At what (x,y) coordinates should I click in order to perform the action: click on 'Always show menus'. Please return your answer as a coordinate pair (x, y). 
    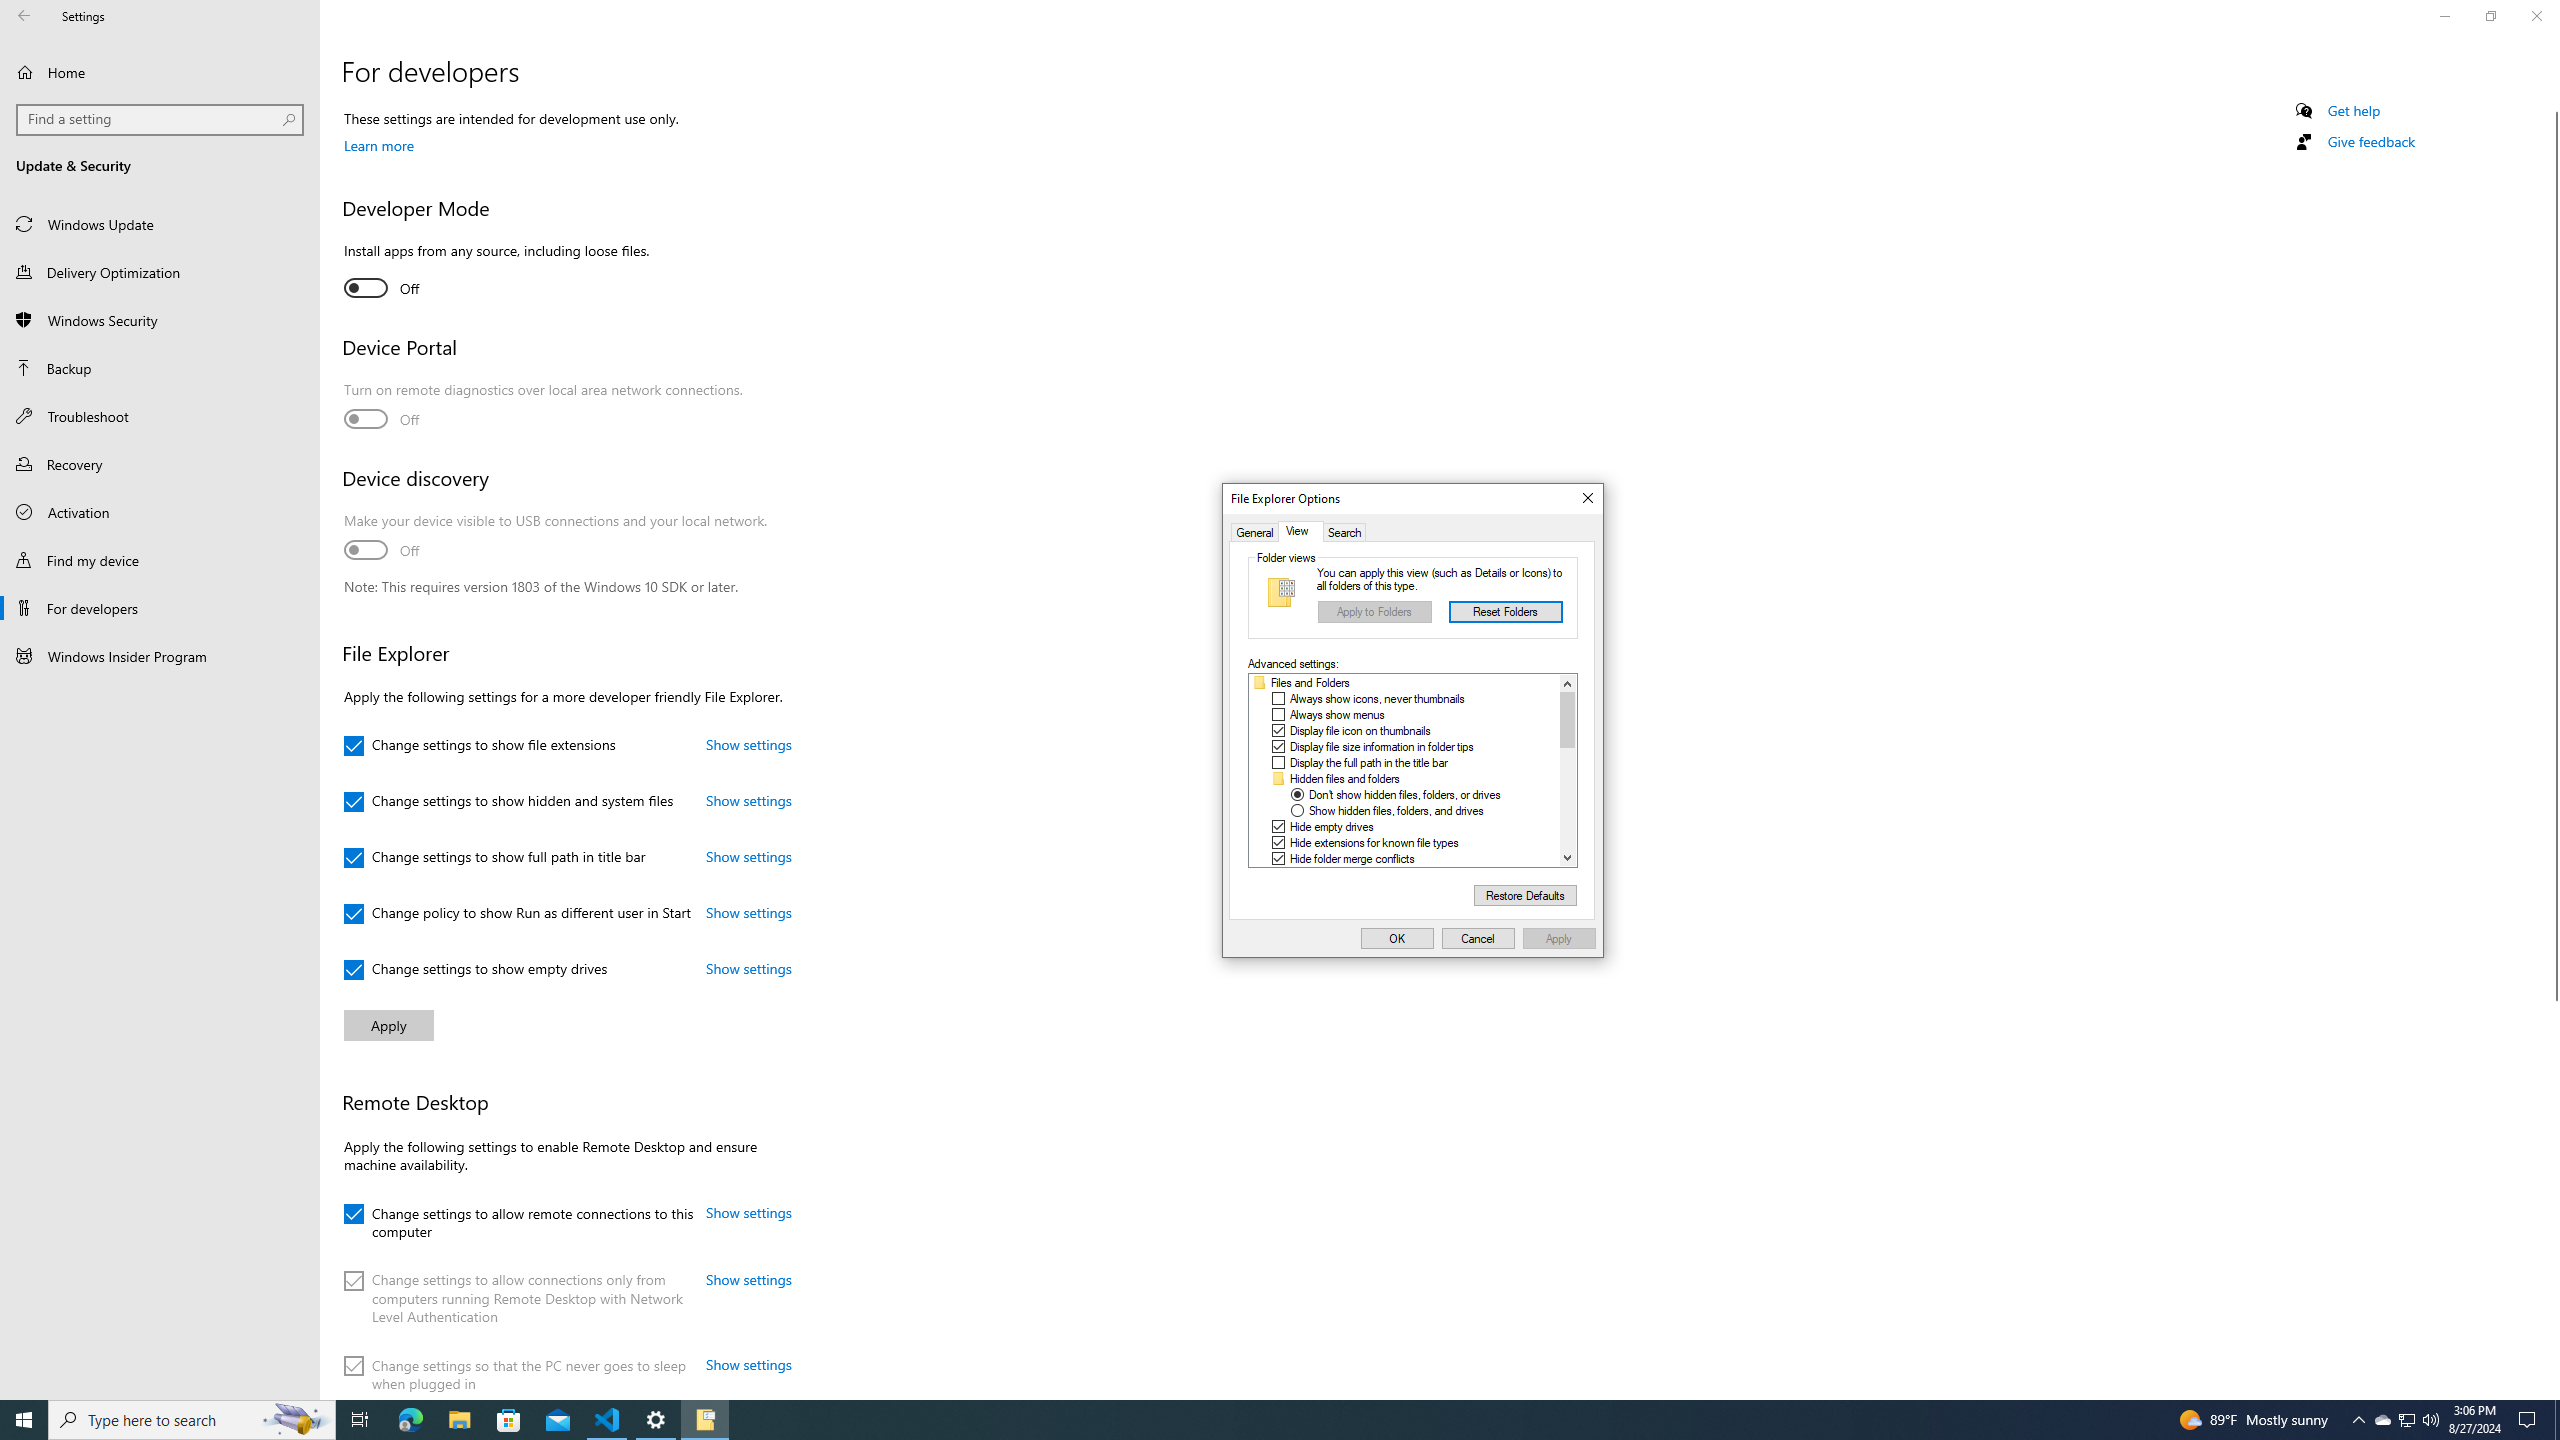
    Looking at the image, I should click on (1337, 713).